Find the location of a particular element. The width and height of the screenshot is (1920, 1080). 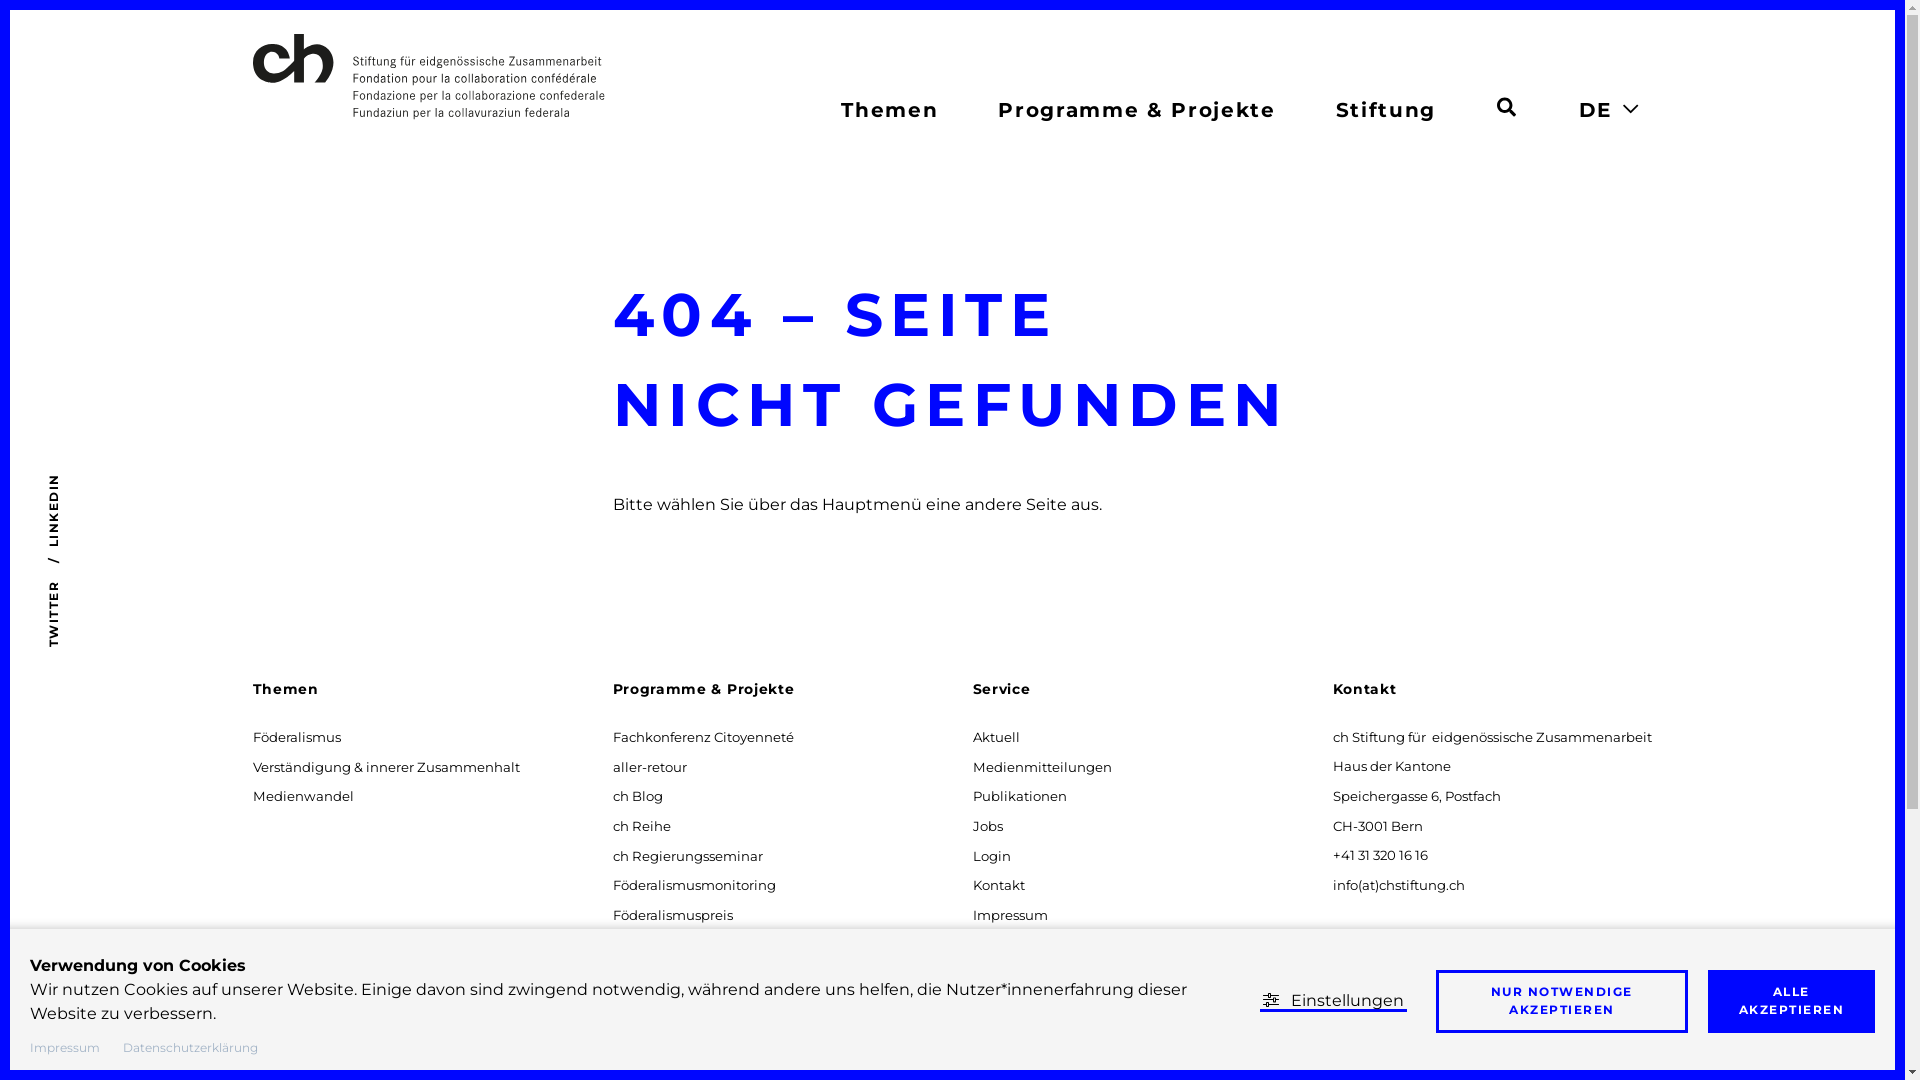

'Datenschutz' is located at coordinates (1014, 944).